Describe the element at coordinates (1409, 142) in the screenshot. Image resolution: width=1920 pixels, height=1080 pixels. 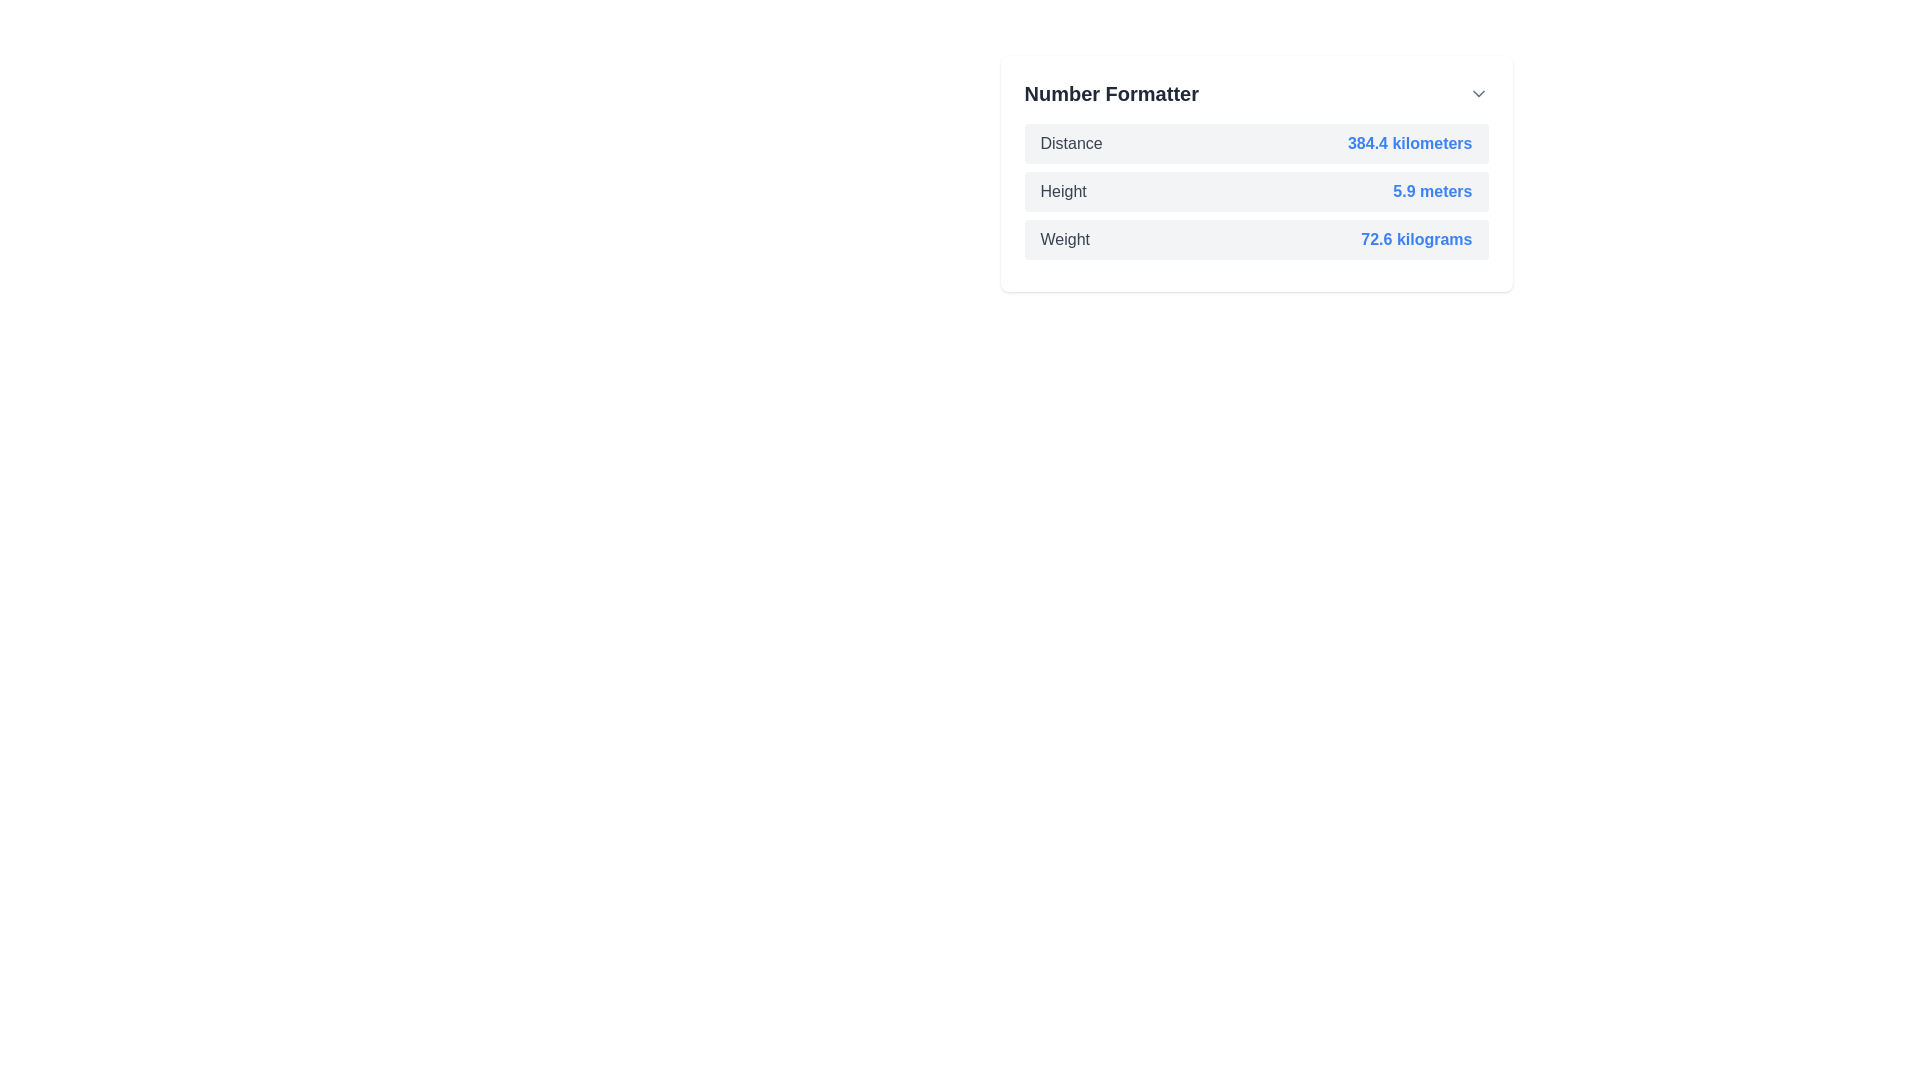
I see `the informational Text label that conveys the distance metric, located to the right of the 'Distance' label` at that location.